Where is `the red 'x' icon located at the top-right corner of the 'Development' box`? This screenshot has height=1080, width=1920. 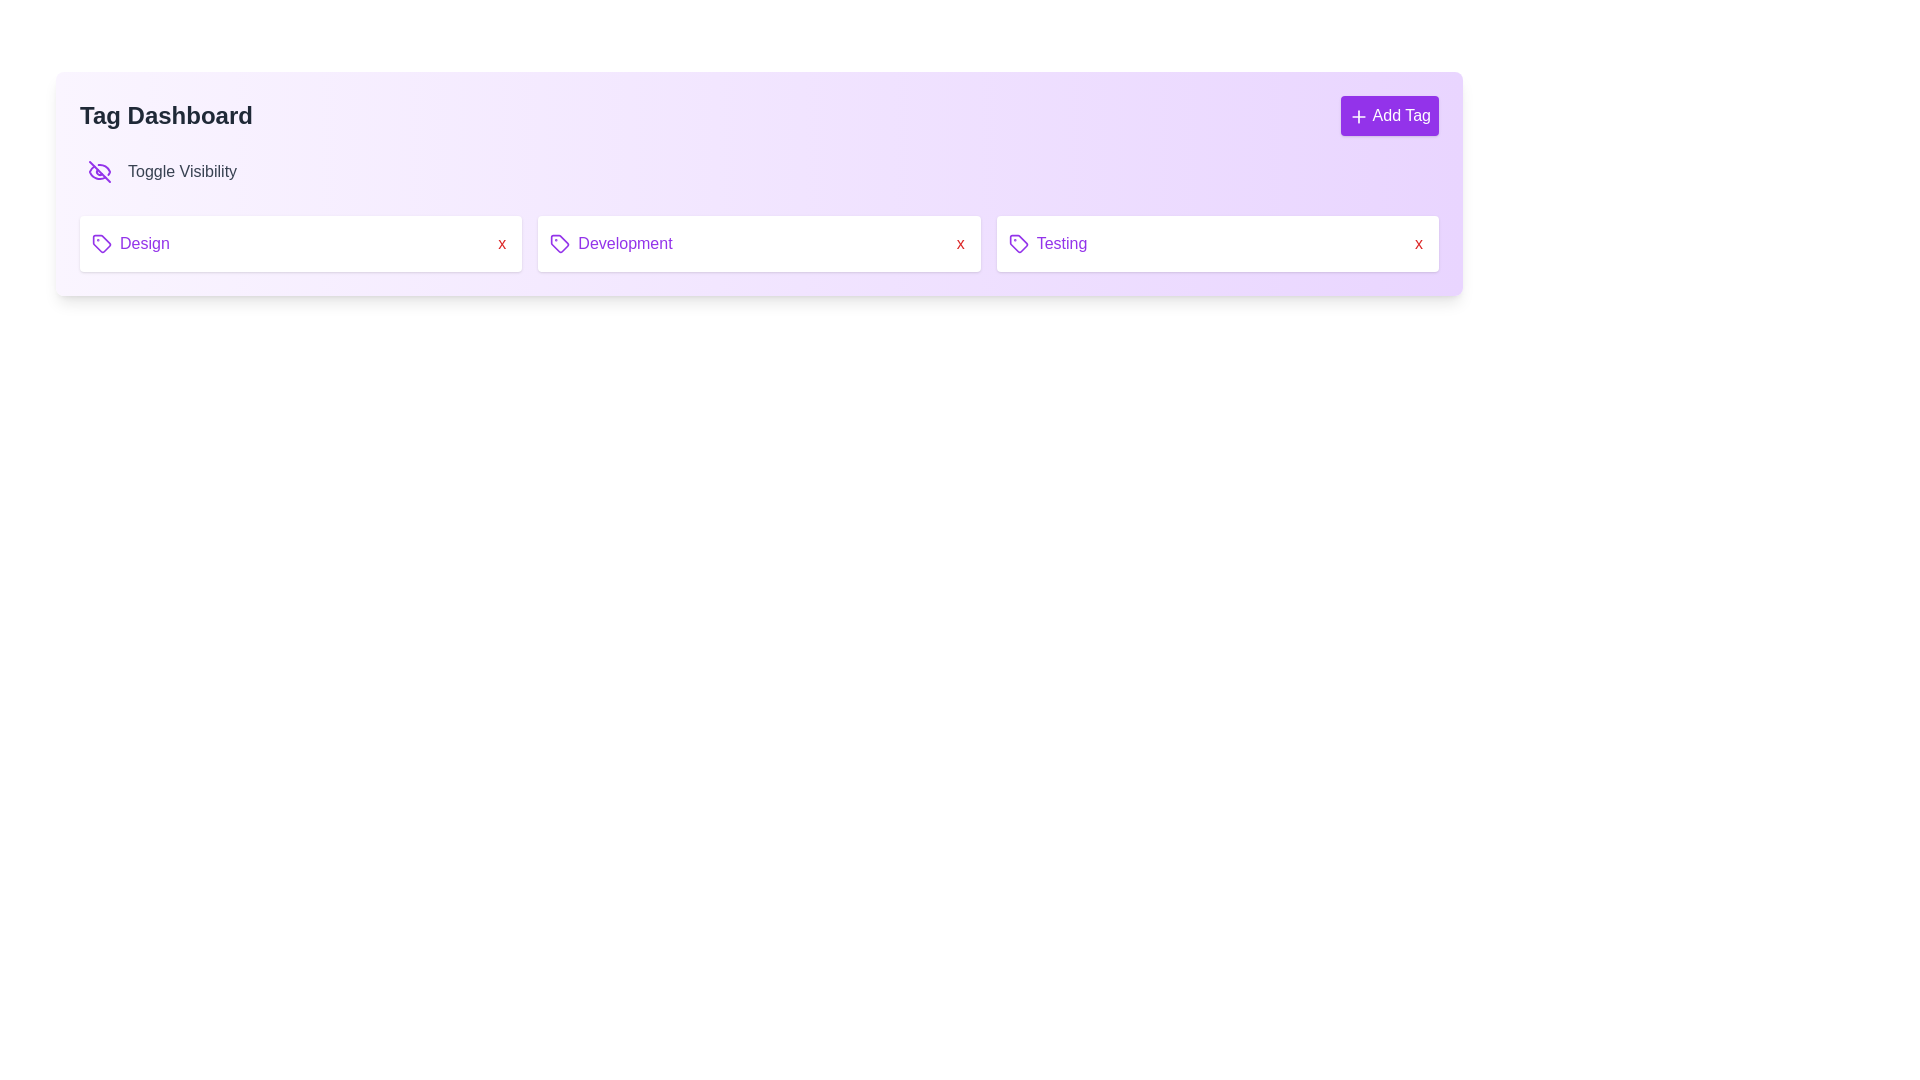
the red 'x' icon located at the top-right corner of the 'Development' box is located at coordinates (960, 242).